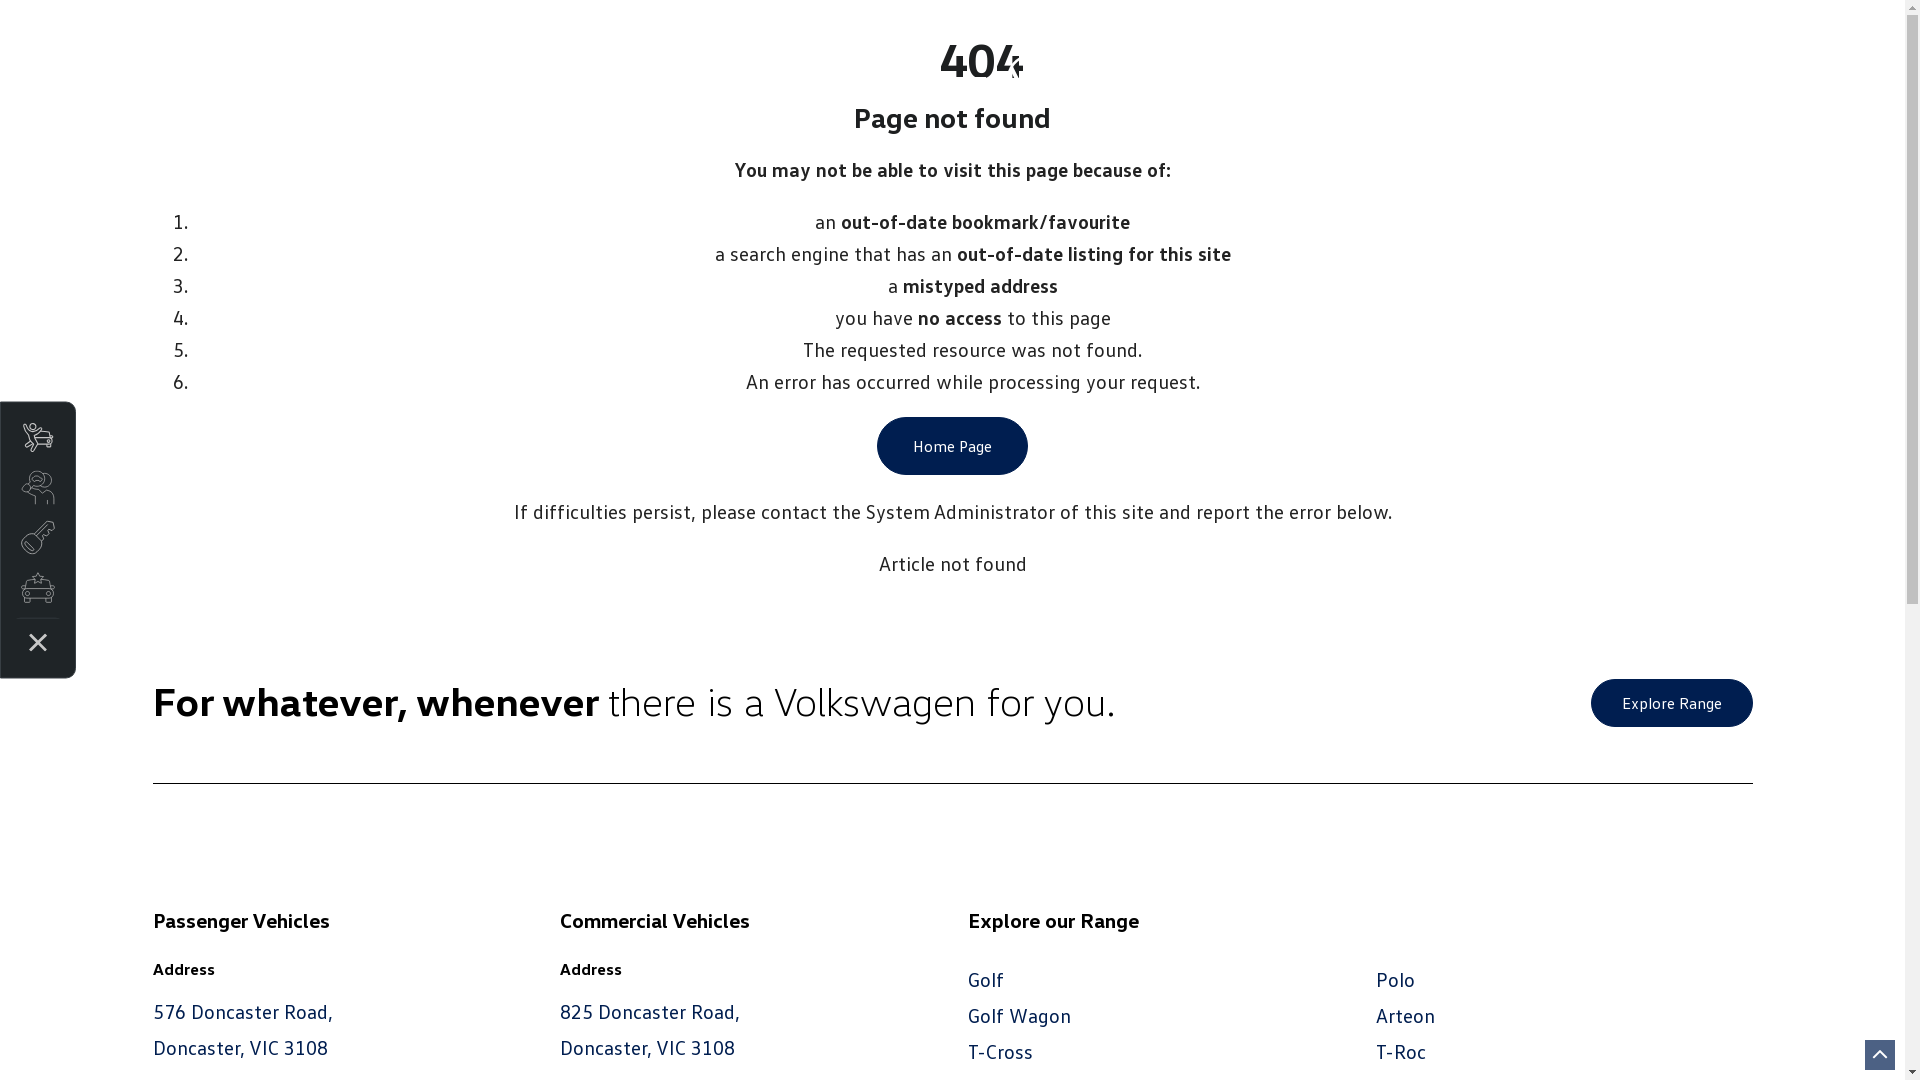 Image resolution: width=1920 pixels, height=1080 pixels. What do you see at coordinates (1404, 1014) in the screenshot?
I see `'Arteon'` at bounding box center [1404, 1014].